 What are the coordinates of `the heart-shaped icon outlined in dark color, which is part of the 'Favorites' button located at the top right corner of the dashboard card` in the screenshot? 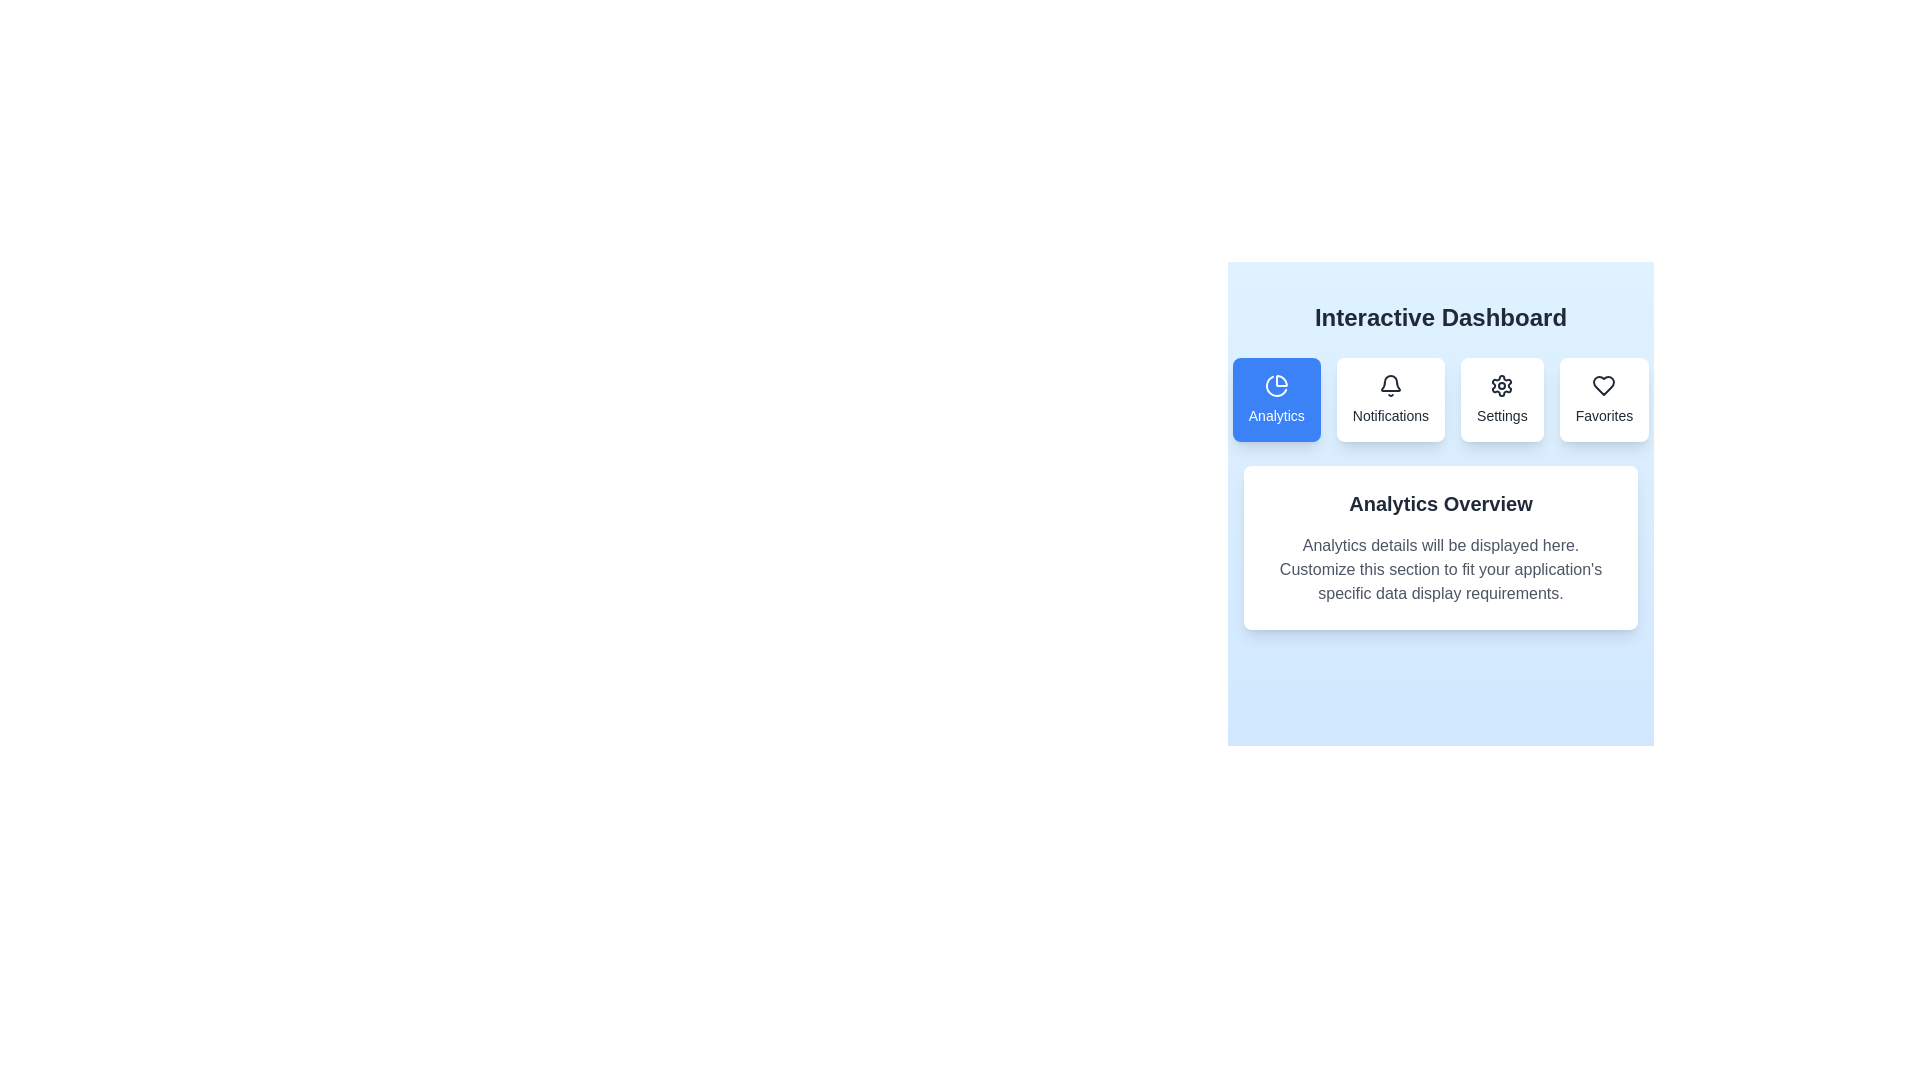 It's located at (1604, 385).